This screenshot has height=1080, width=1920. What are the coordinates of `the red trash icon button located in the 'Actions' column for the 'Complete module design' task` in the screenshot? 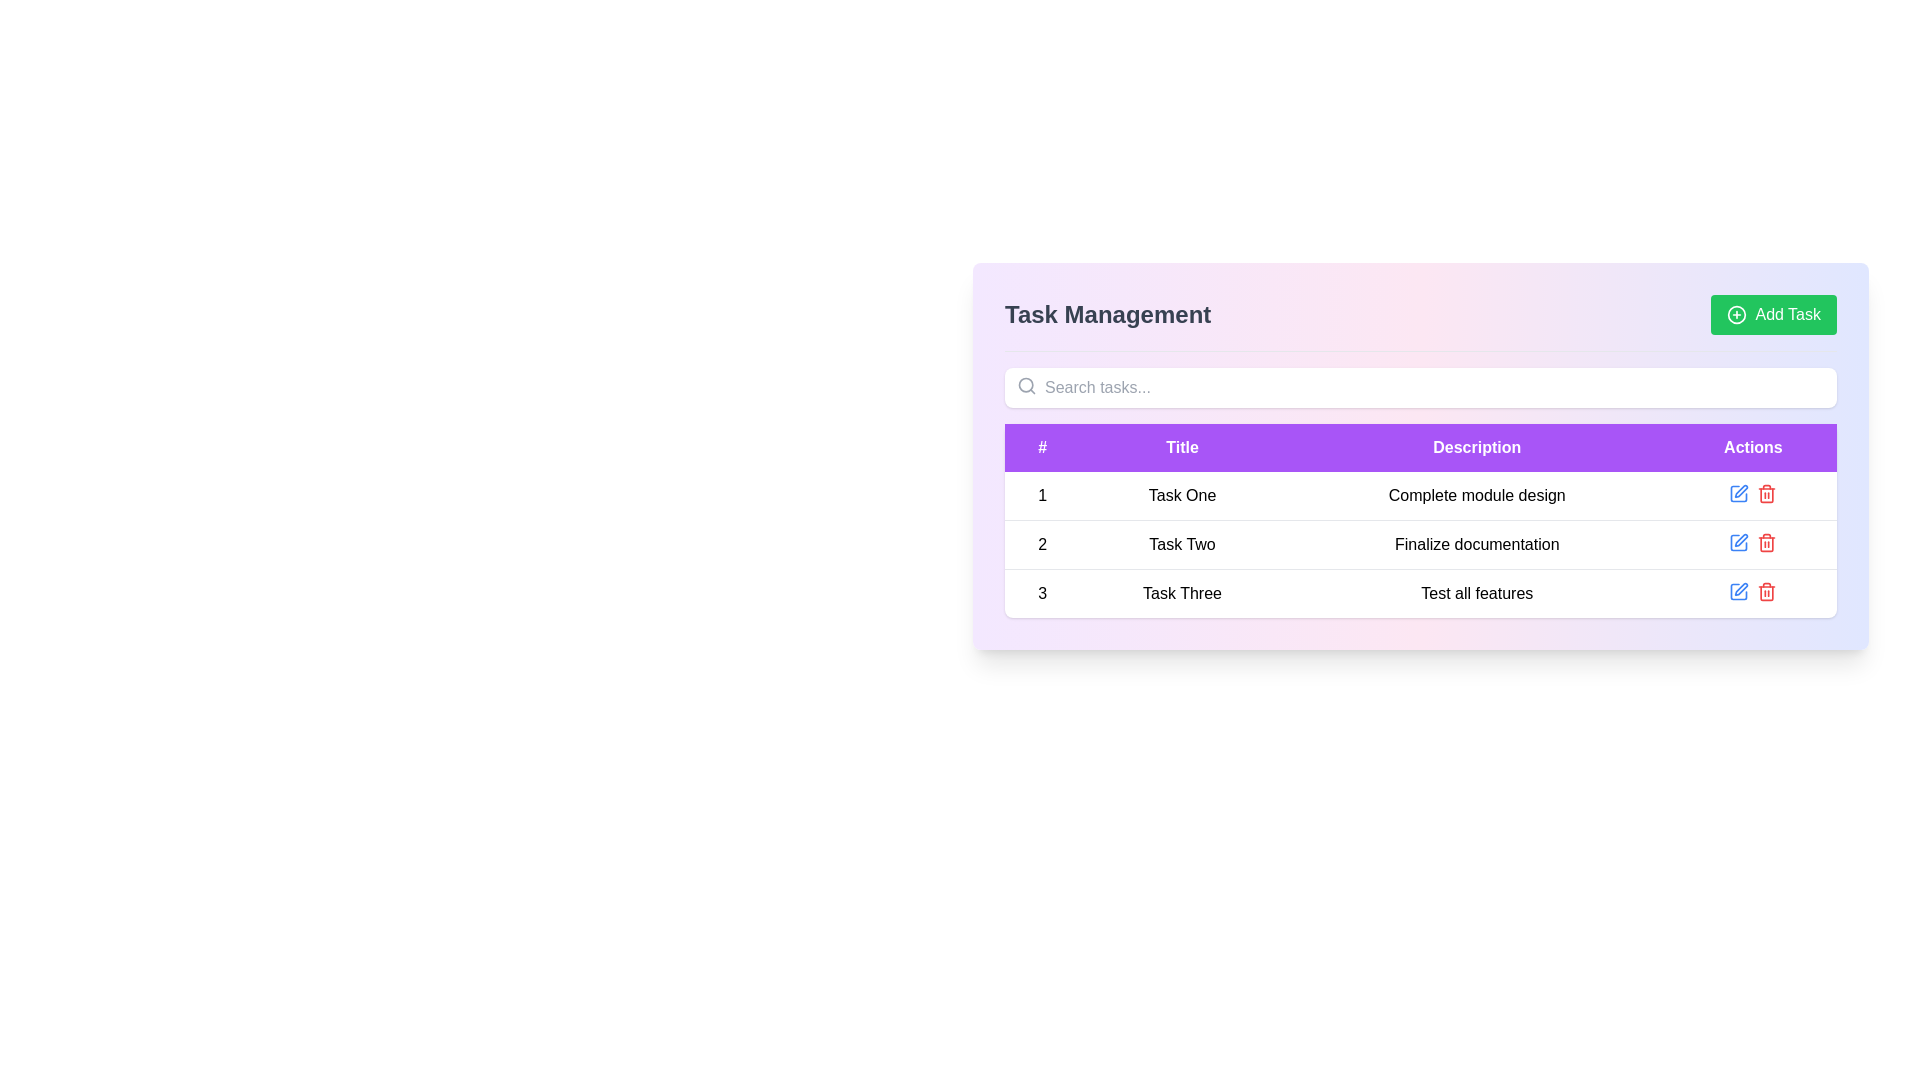 It's located at (1766, 493).